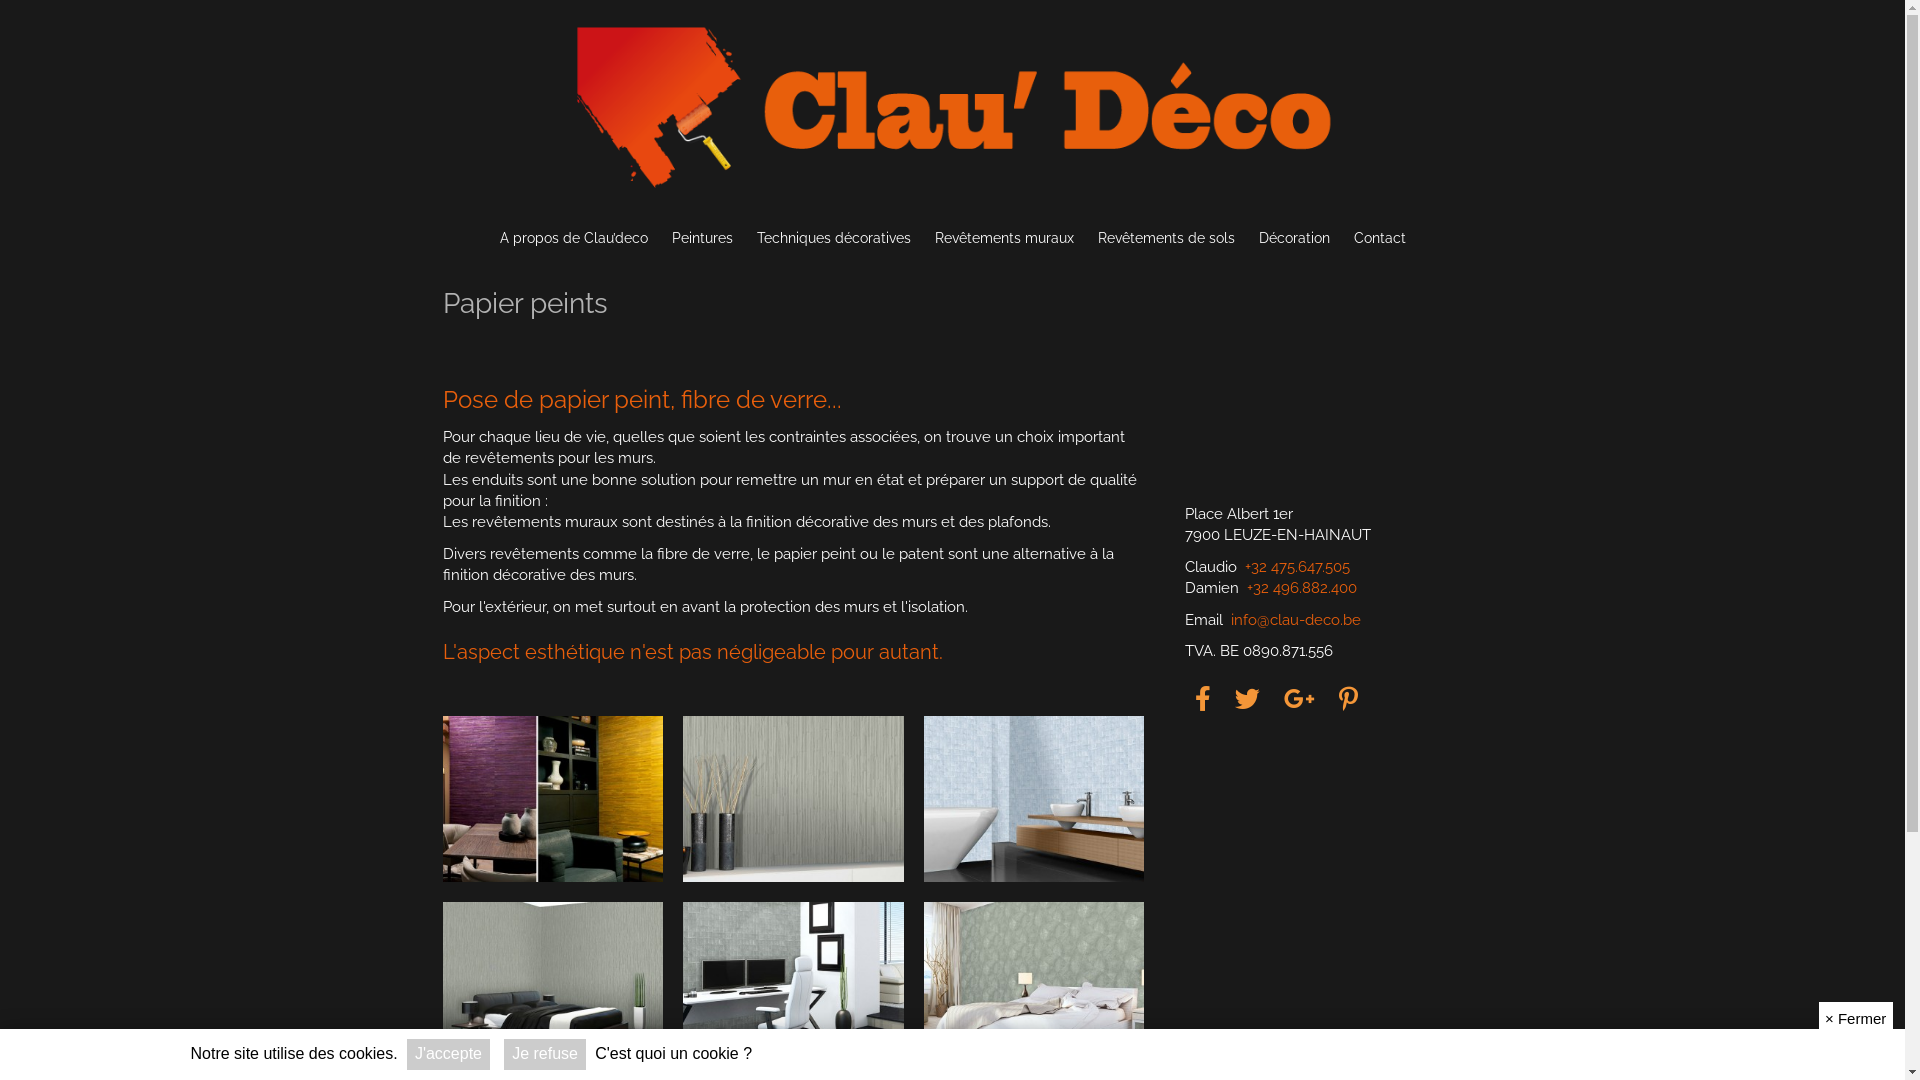 The height and width of the screenshot is (1080, 1920). I want to click on 'J'accepte', so click(447, 1053).